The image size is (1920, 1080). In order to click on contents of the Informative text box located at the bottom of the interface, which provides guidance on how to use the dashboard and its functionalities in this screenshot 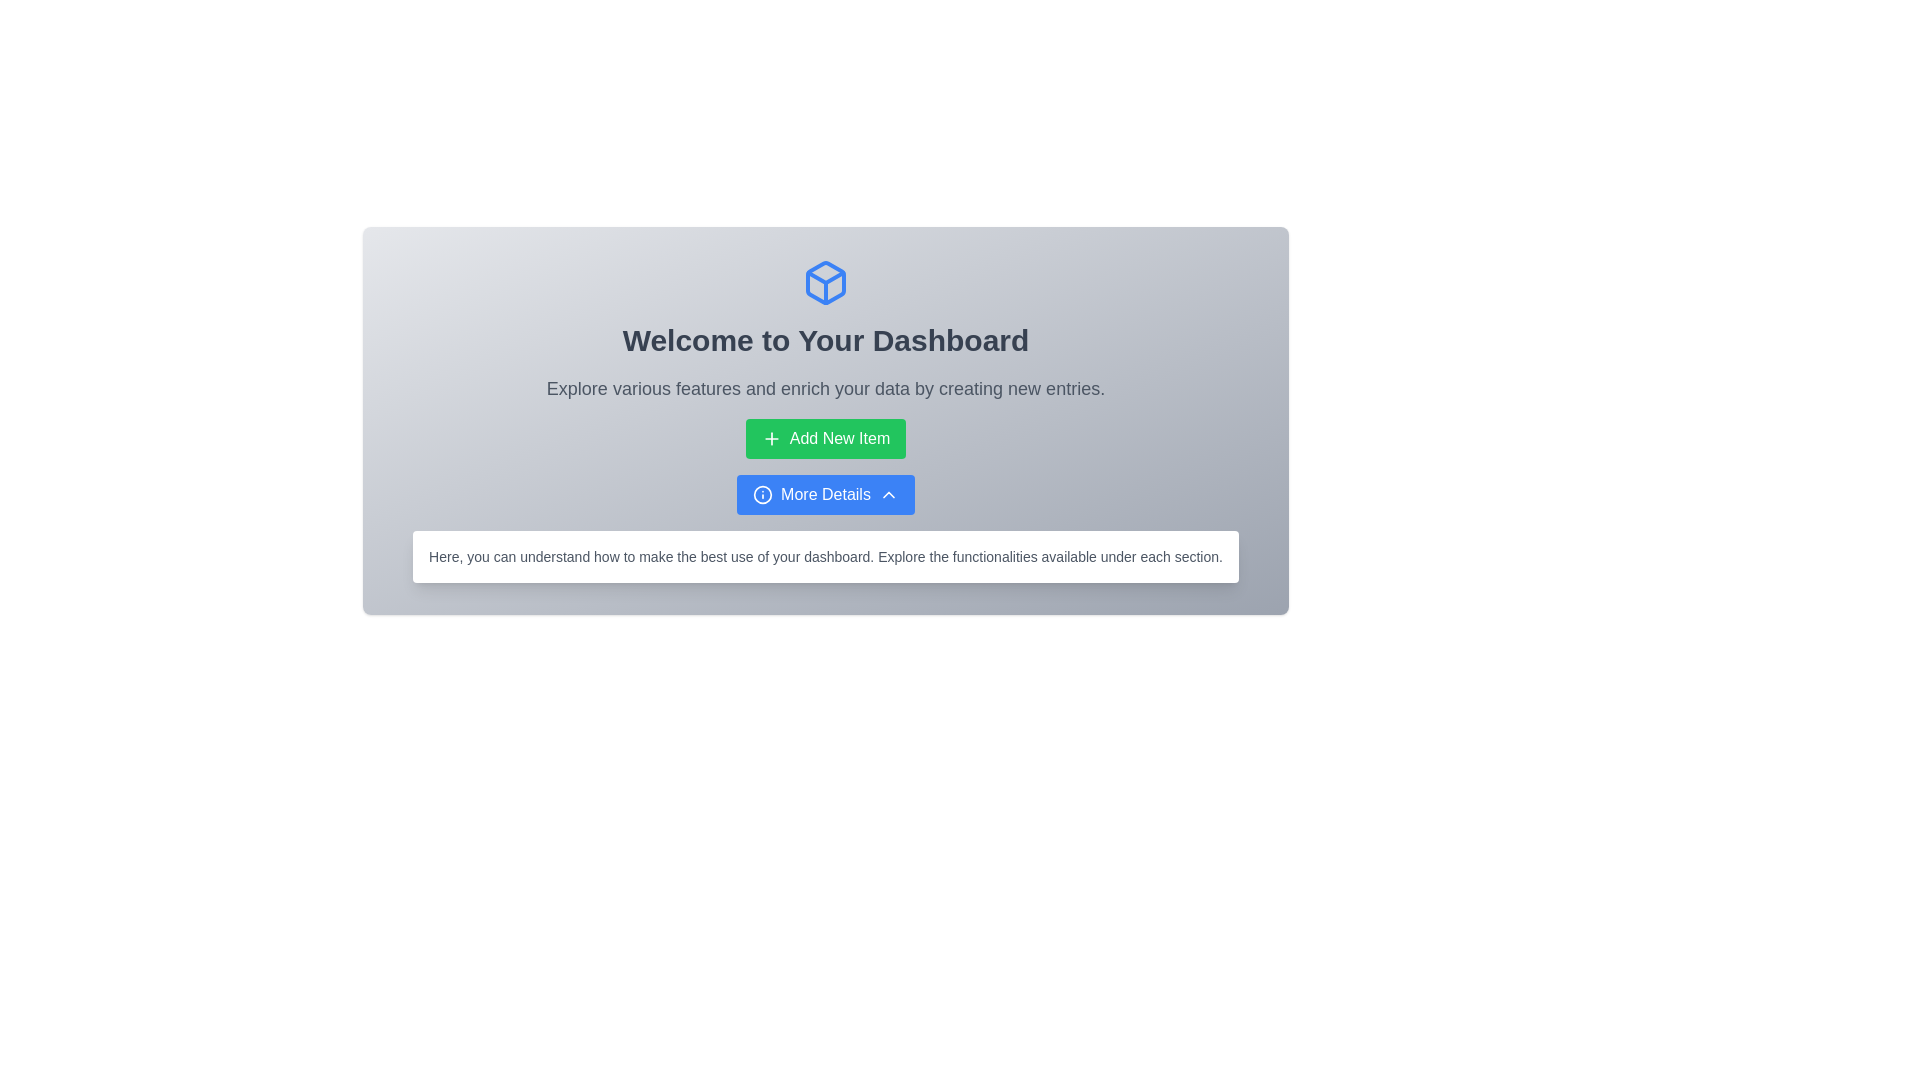, I will do `click(825, 556)`.